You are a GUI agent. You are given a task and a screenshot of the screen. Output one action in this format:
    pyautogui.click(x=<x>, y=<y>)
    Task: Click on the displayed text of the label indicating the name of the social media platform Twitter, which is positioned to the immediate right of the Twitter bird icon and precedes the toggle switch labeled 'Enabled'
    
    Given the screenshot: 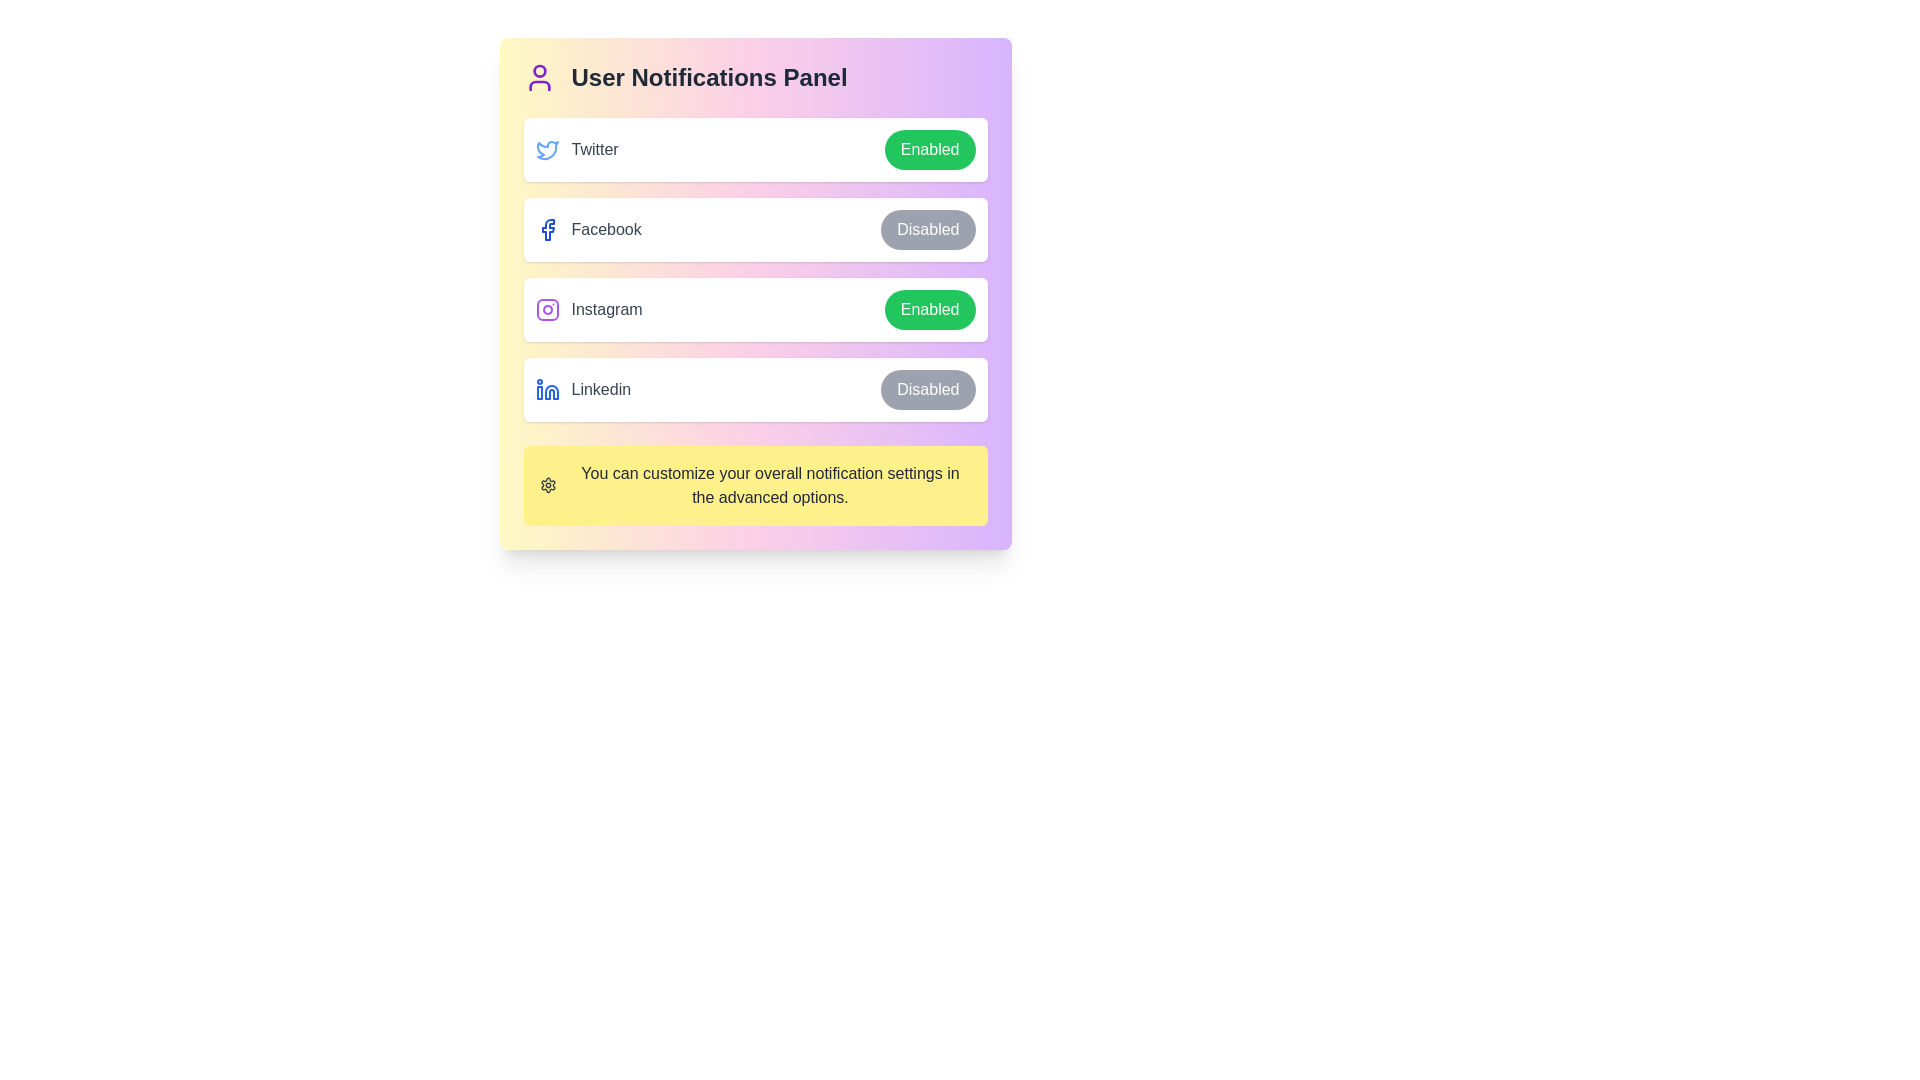 What is the action you would take?
    pyautogui.click(x=594, y=149)
    